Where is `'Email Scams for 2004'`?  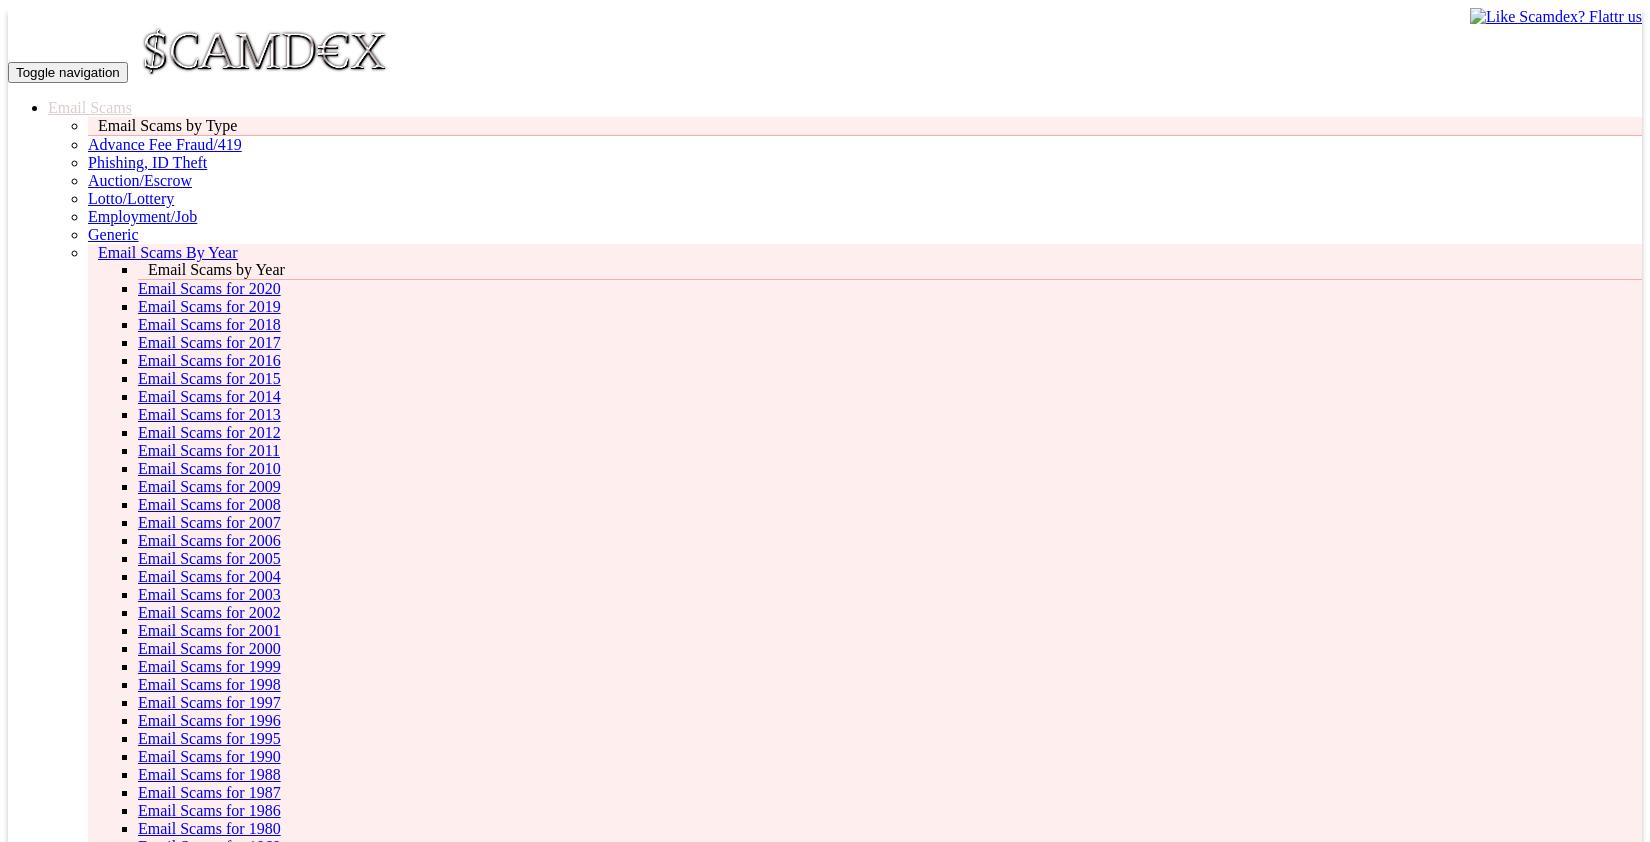
'Email Scams for 2004' is located at coordinates (209, 575).